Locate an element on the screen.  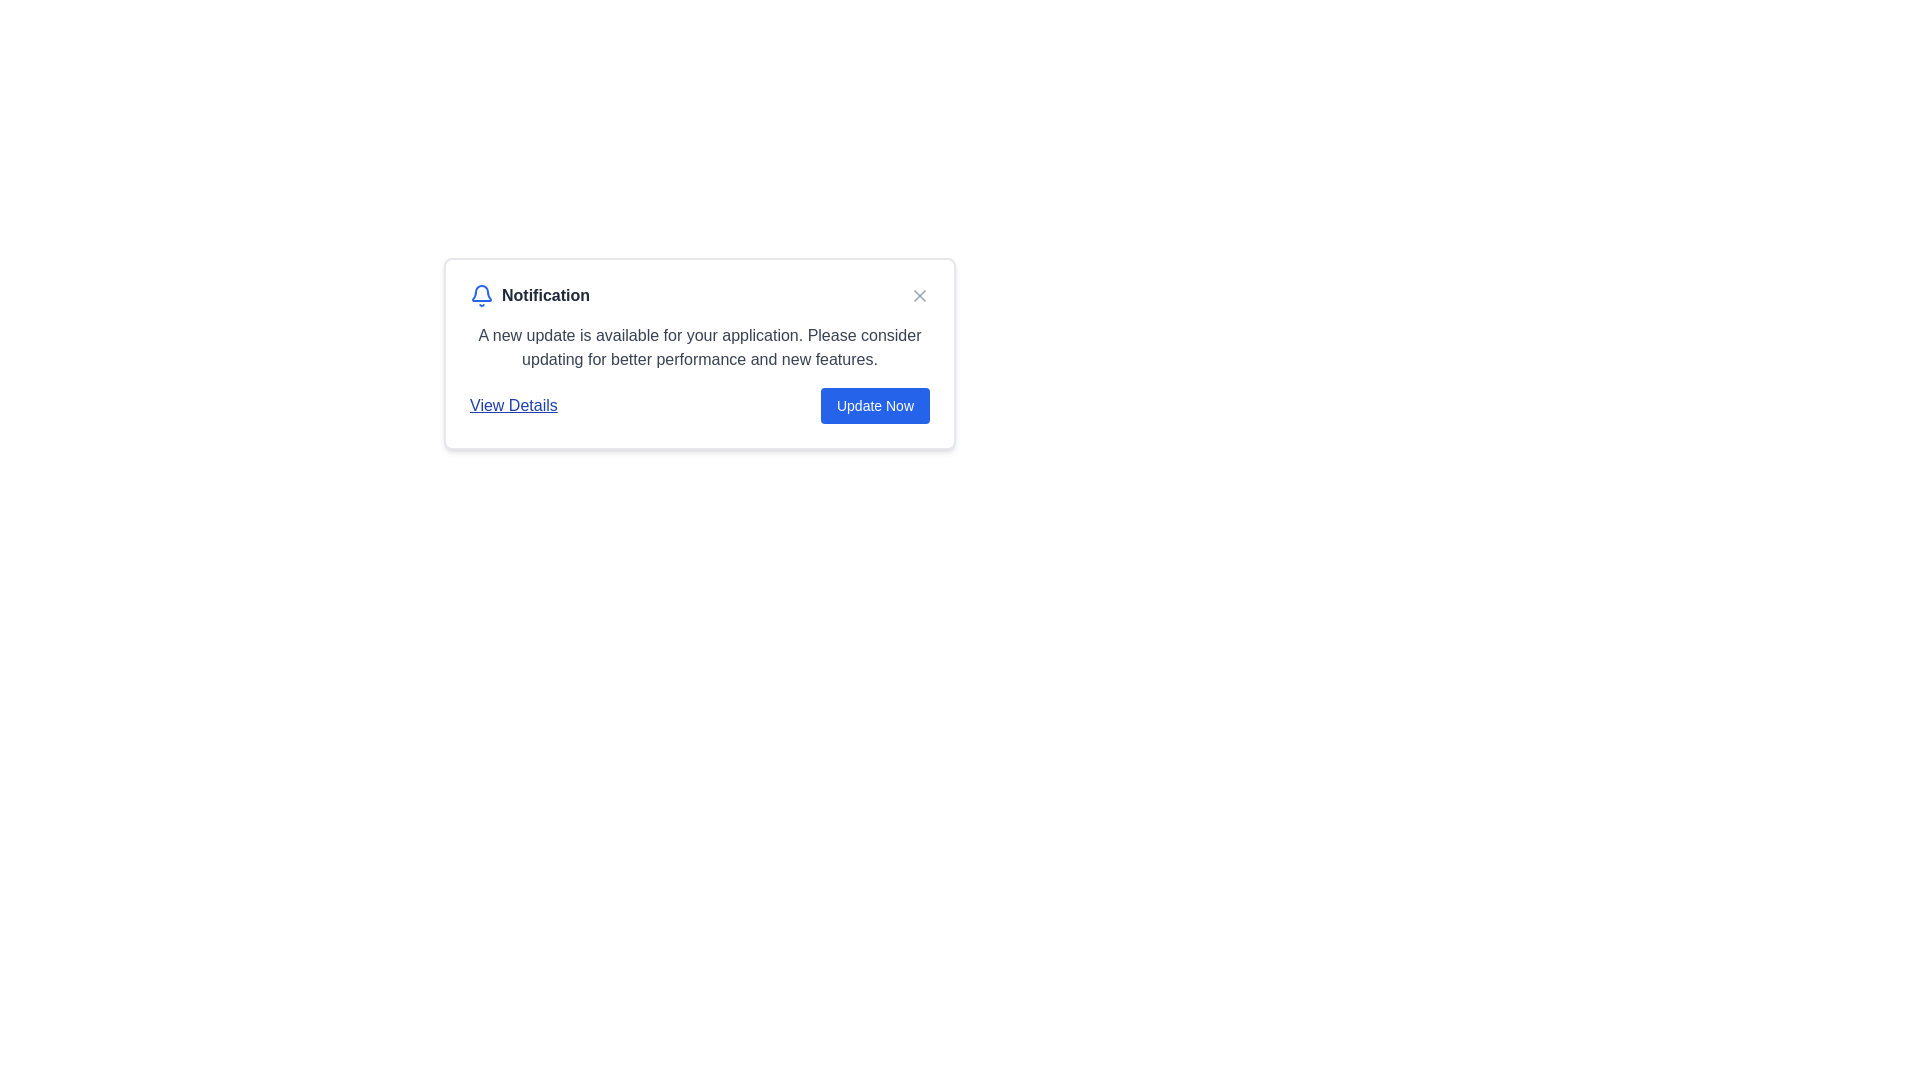
the blue bell icon located to the left of the text 'Notification' in the notification banner is located at coordinates (481, 296).